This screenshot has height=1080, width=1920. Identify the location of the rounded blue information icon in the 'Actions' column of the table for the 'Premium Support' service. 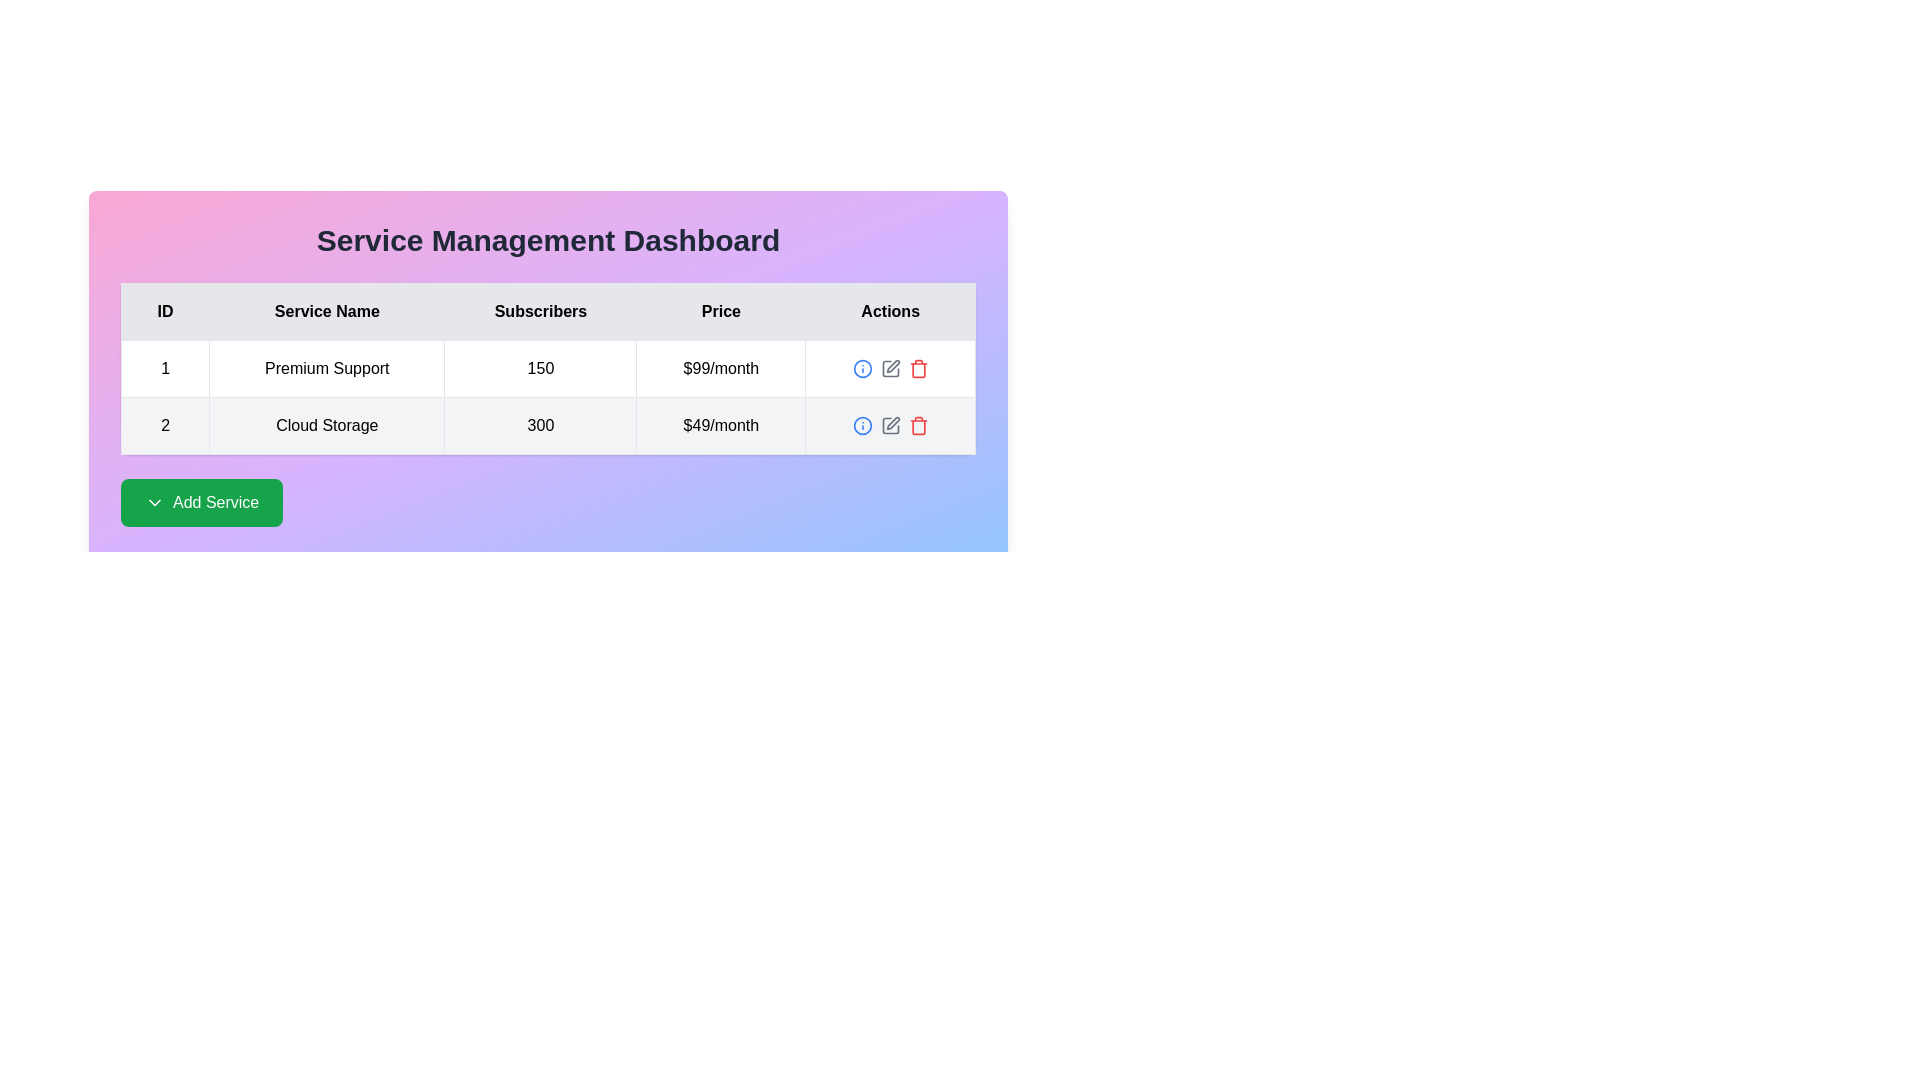
(862, 424).